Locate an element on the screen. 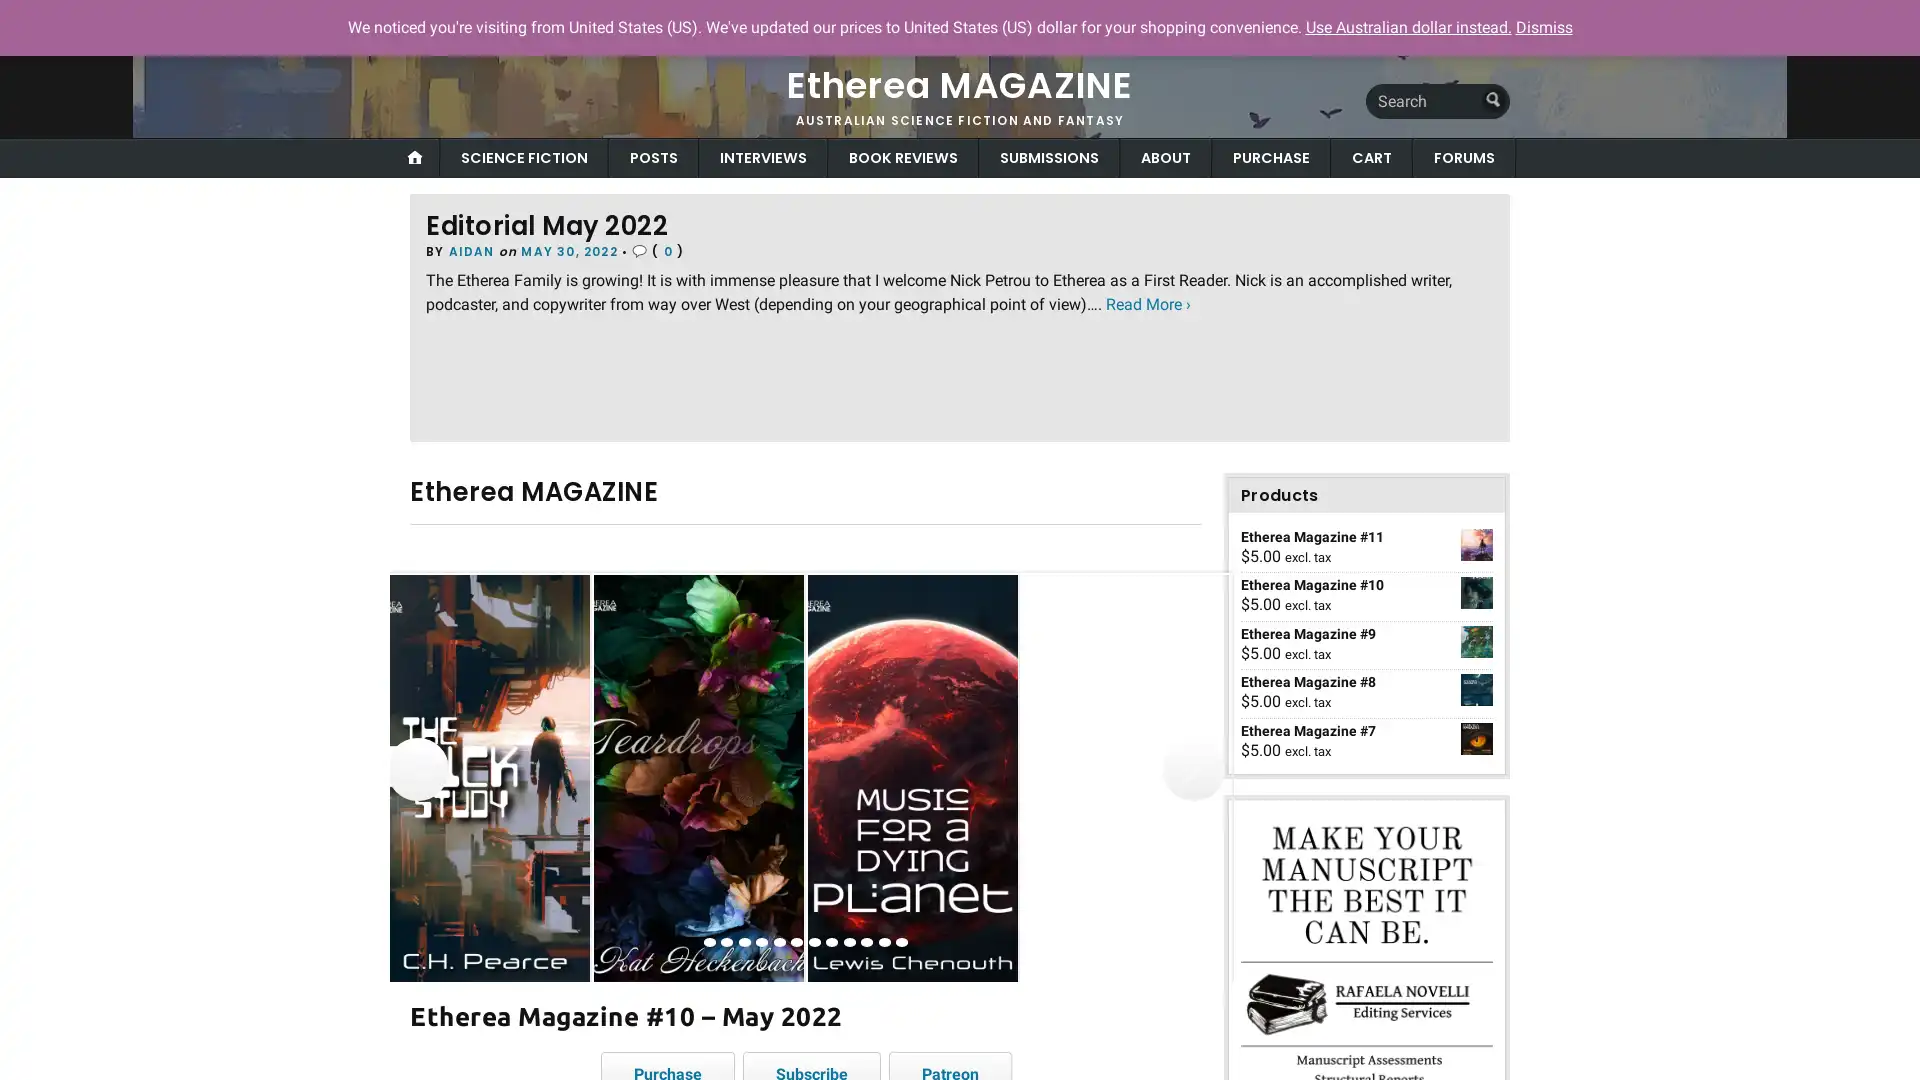 Image resolution: width=1920 pixels, height=1080 pixels. view image 12 of 12 in carousel is located at coordinates (901, 941).